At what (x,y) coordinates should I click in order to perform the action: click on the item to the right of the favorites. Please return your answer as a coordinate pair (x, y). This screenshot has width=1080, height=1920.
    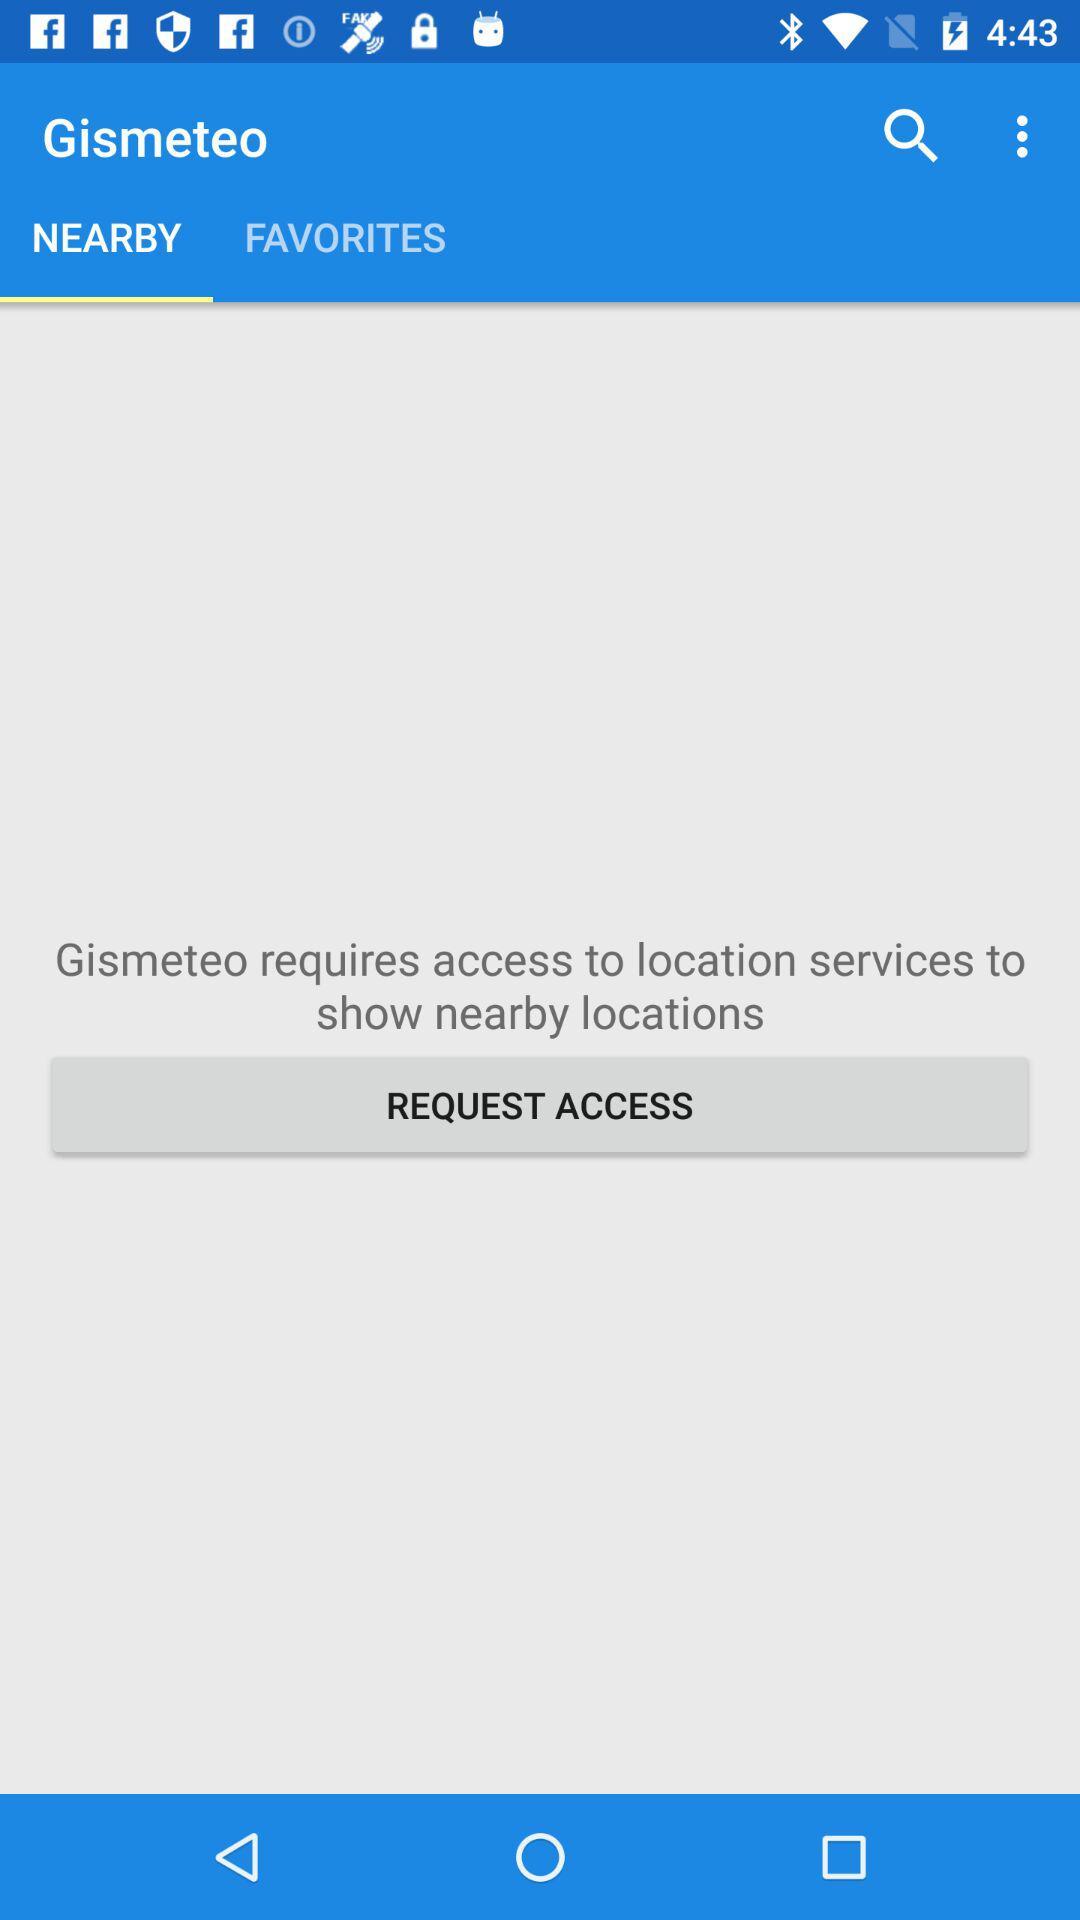
    Looking at the image, I should click on (911, 135).